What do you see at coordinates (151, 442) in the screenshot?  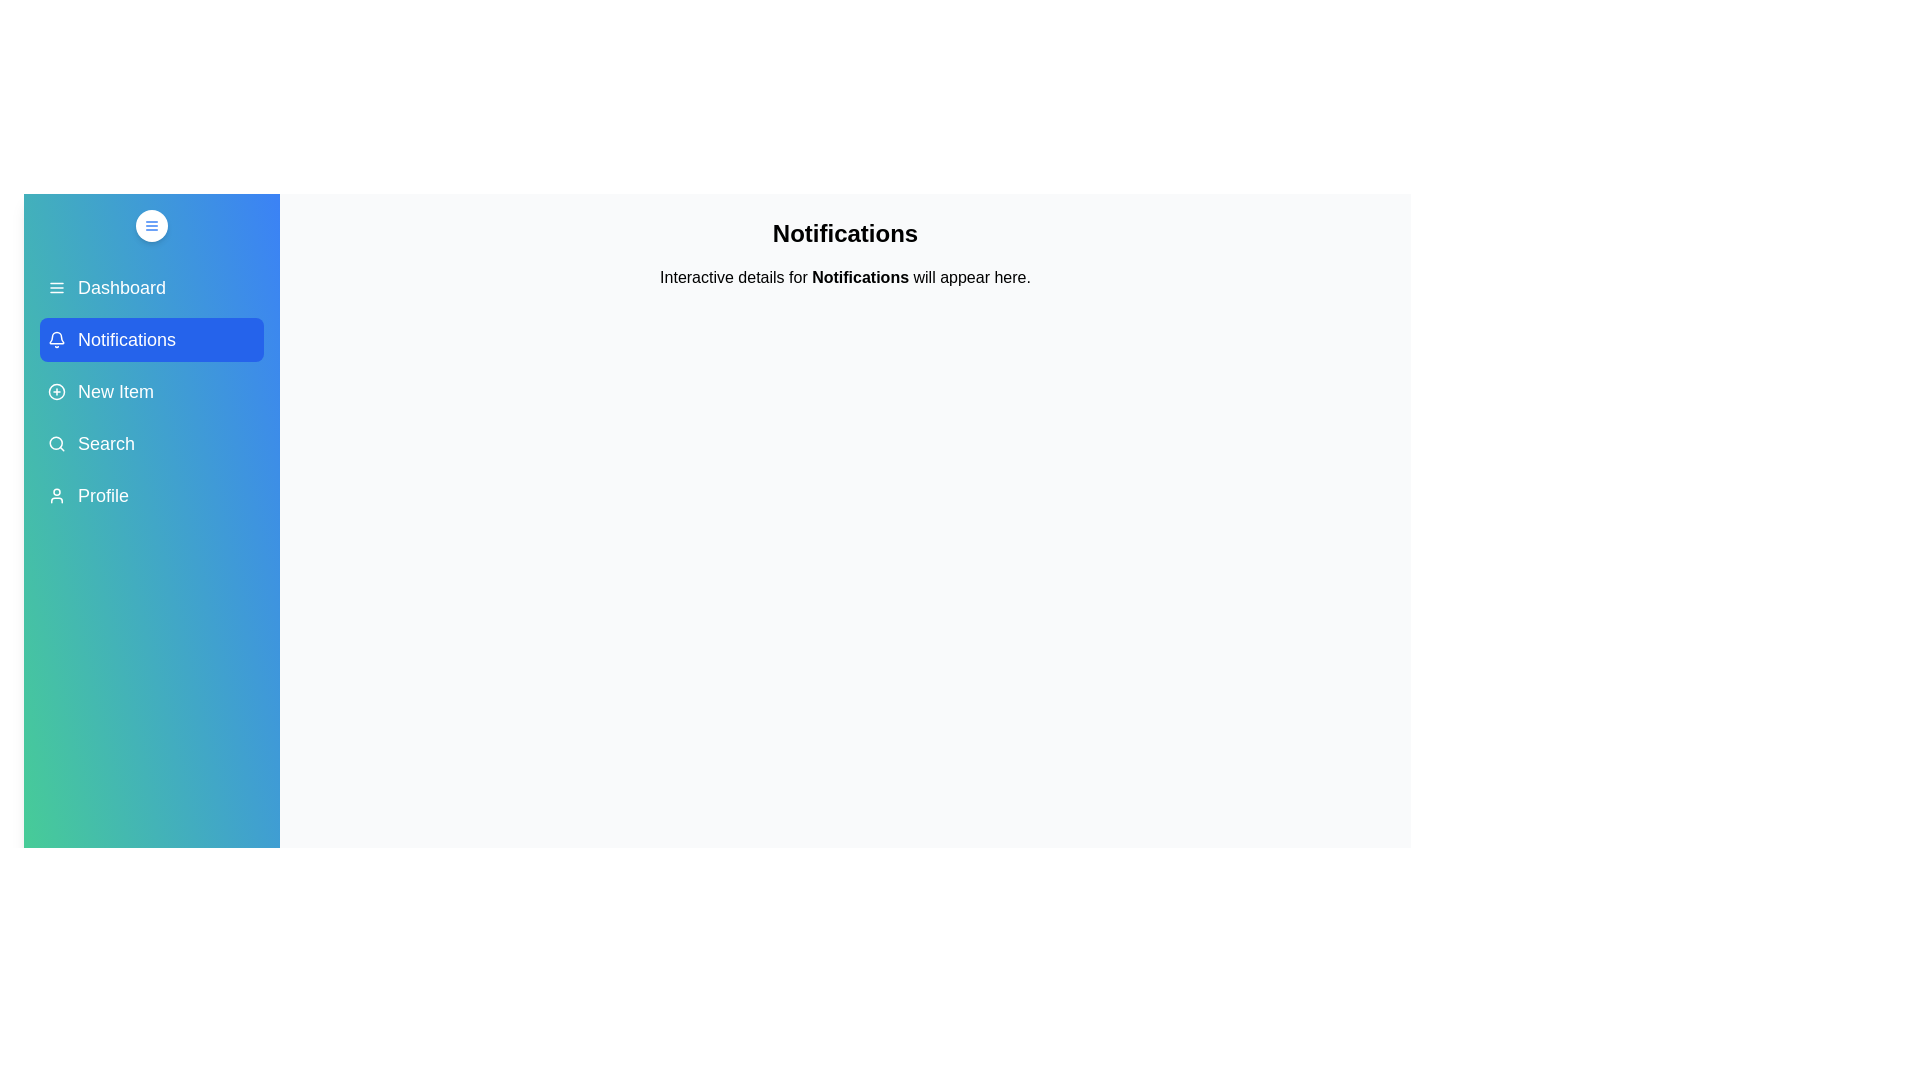 I see `the menu item Search in the sidebar to display its details` at bounding box center [151, 442].